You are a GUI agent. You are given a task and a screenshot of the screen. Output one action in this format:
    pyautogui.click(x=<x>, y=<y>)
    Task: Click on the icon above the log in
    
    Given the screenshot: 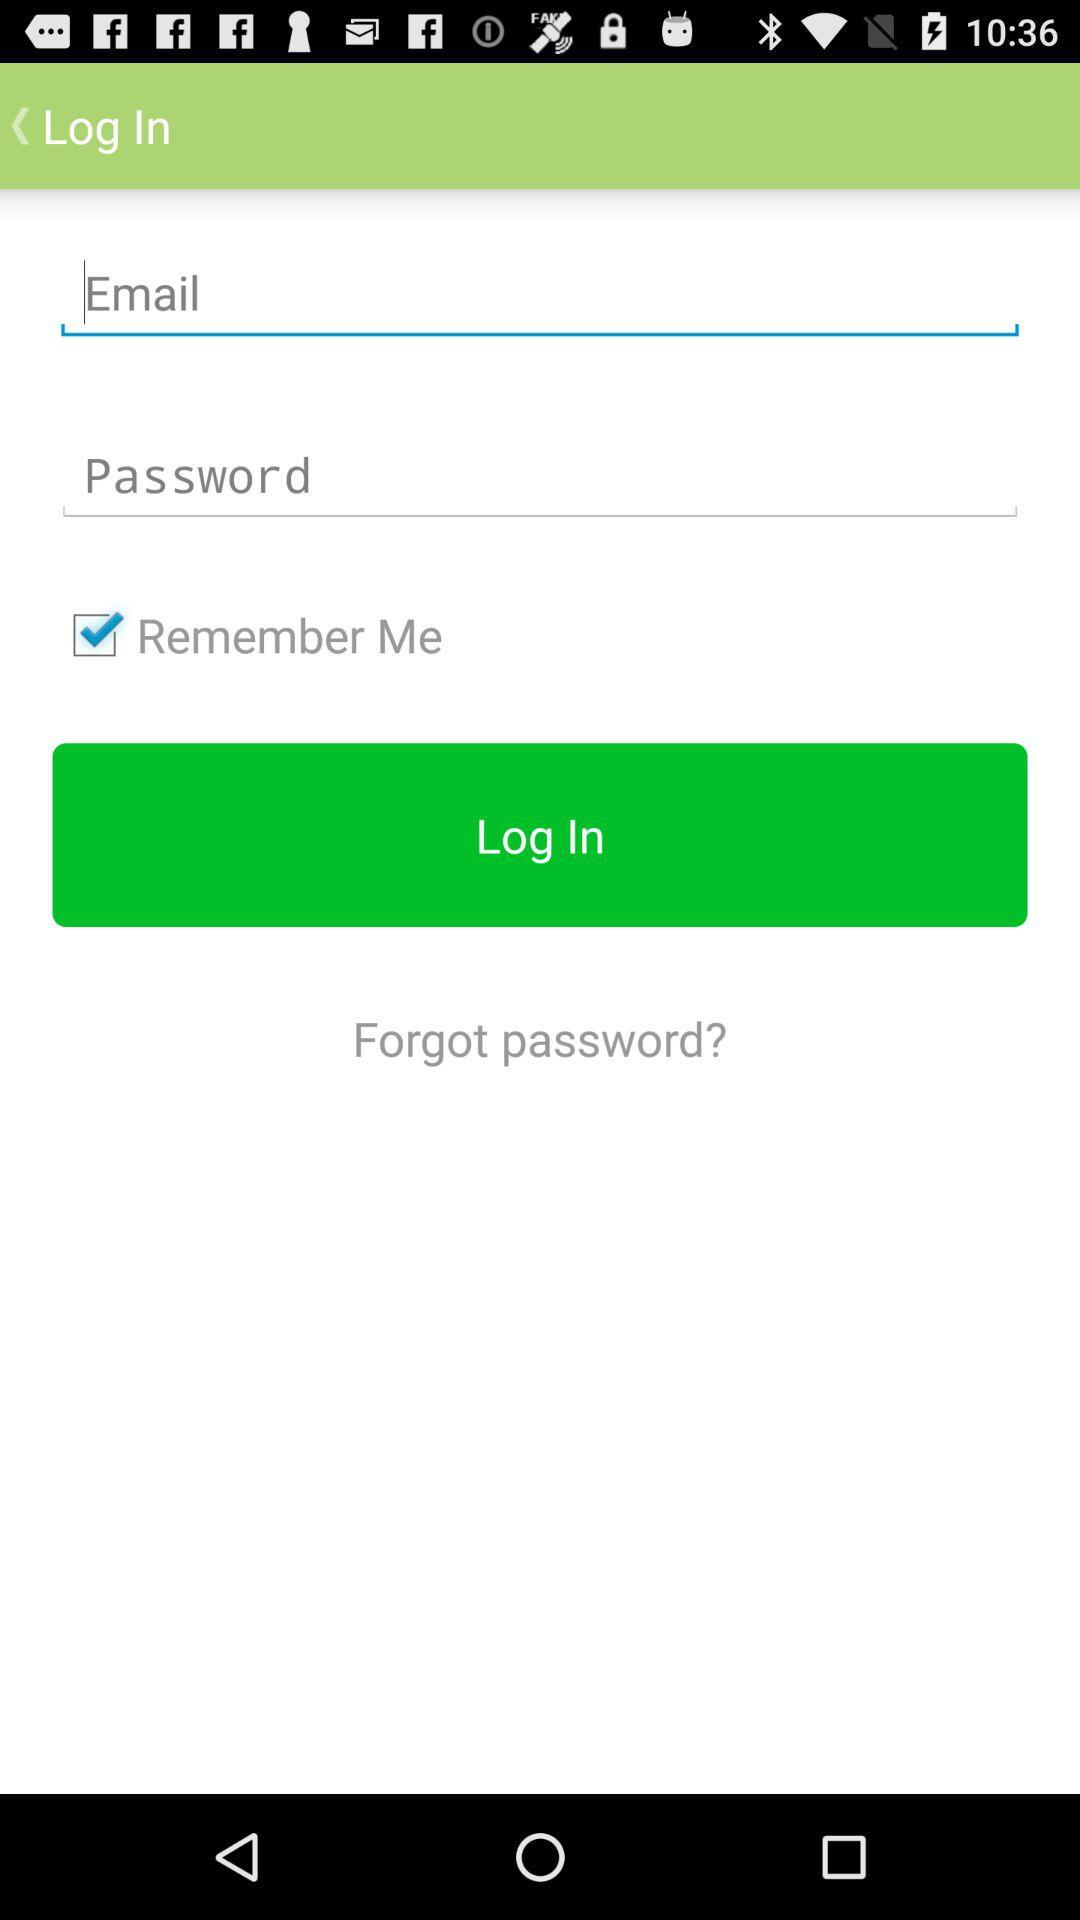 What is the action you would take?
    pyautogui.click(x=246, y=634)
    